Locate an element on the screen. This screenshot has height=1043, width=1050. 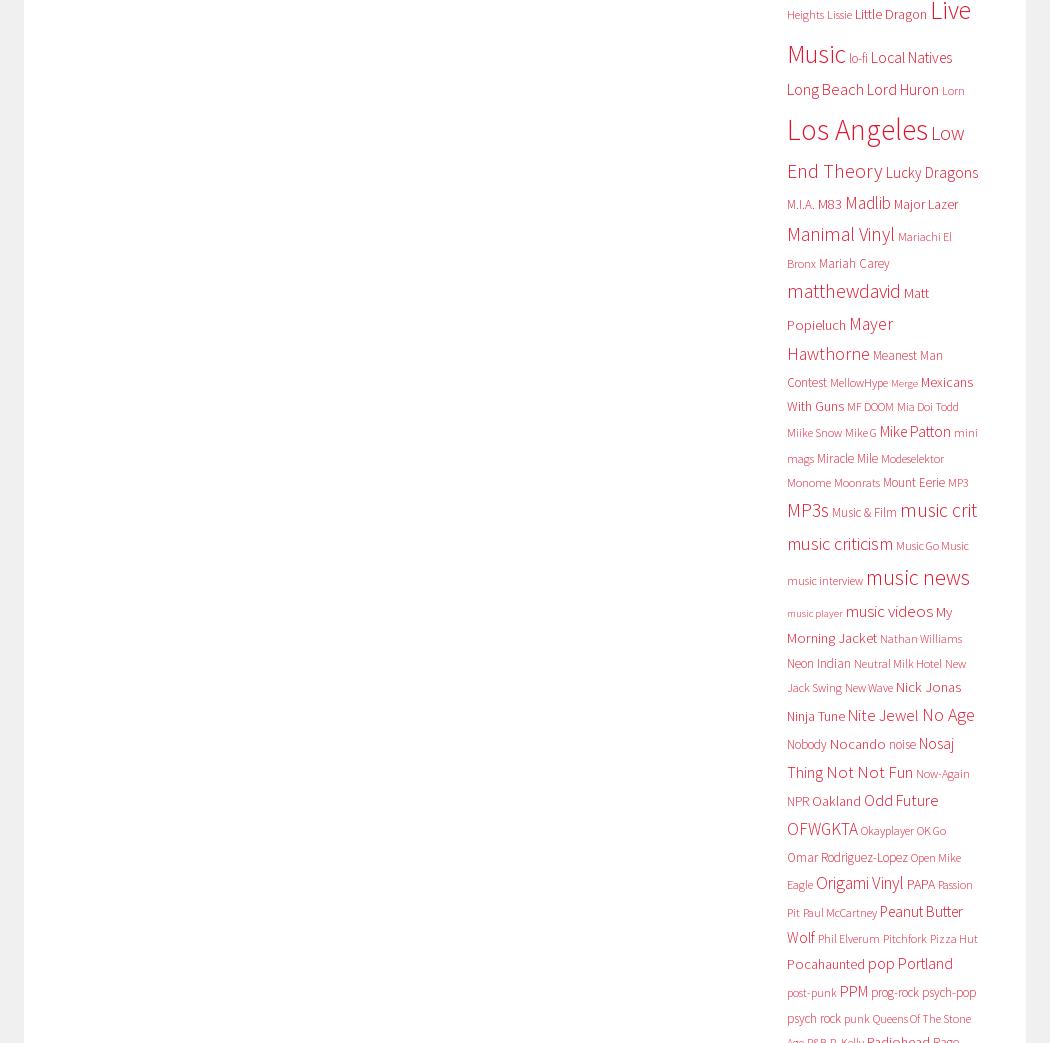
'noise' is located at coordinates (901, 743).